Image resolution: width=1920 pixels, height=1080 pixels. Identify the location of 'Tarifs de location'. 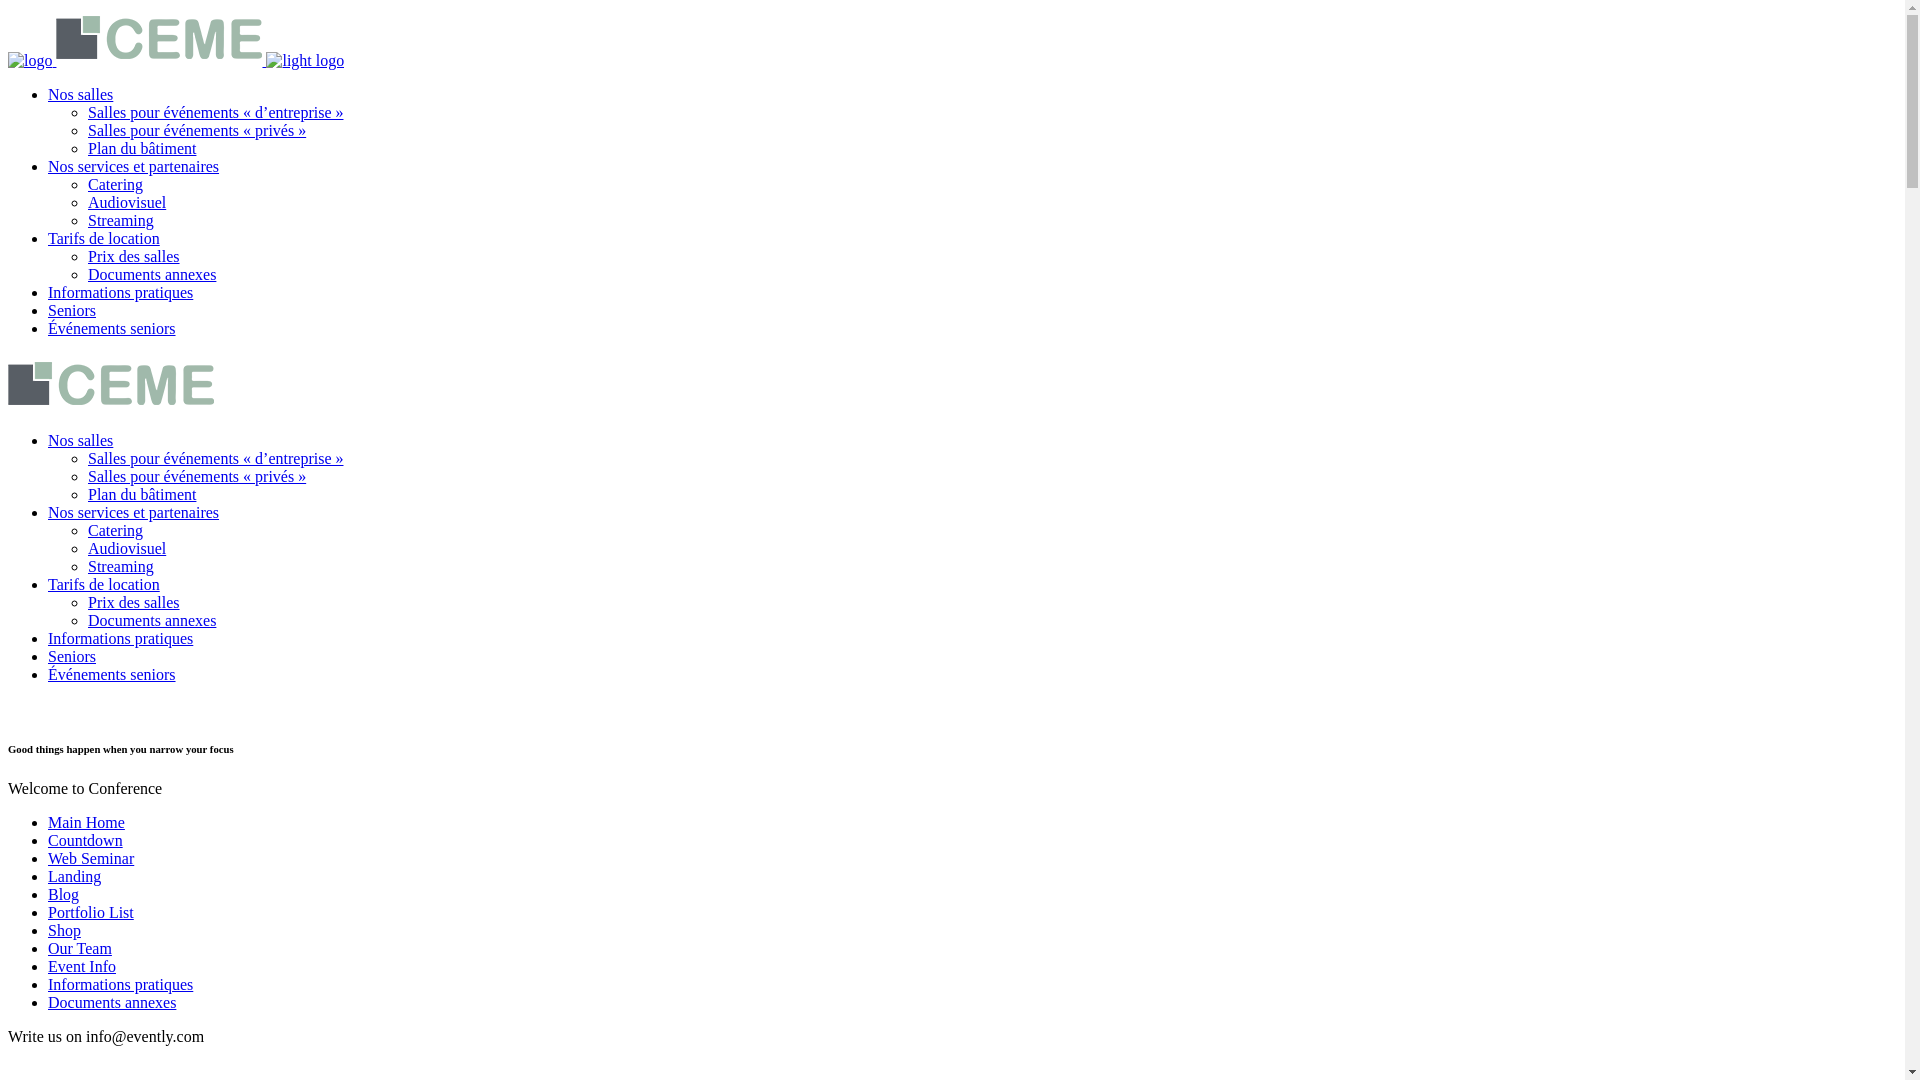
(103, 584).